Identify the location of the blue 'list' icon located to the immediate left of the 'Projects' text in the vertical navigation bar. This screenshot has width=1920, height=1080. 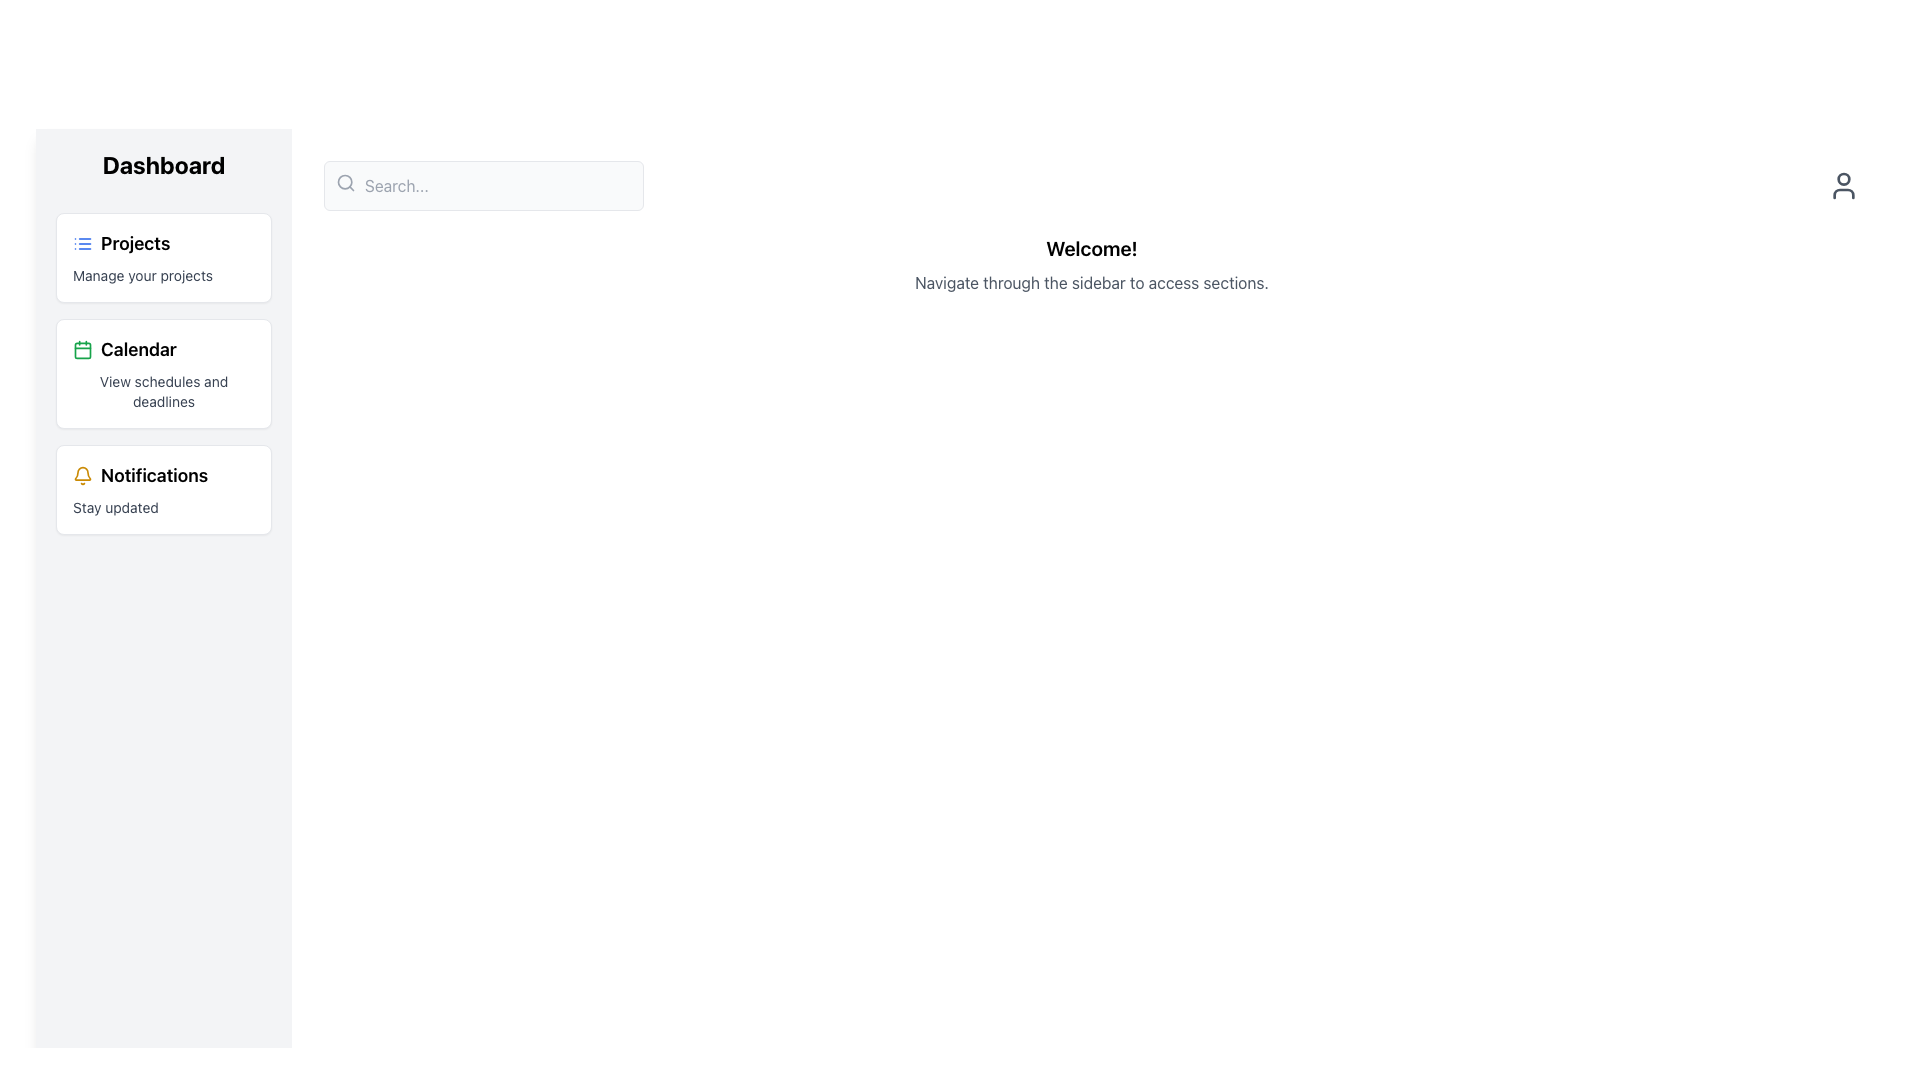
(81, 242).